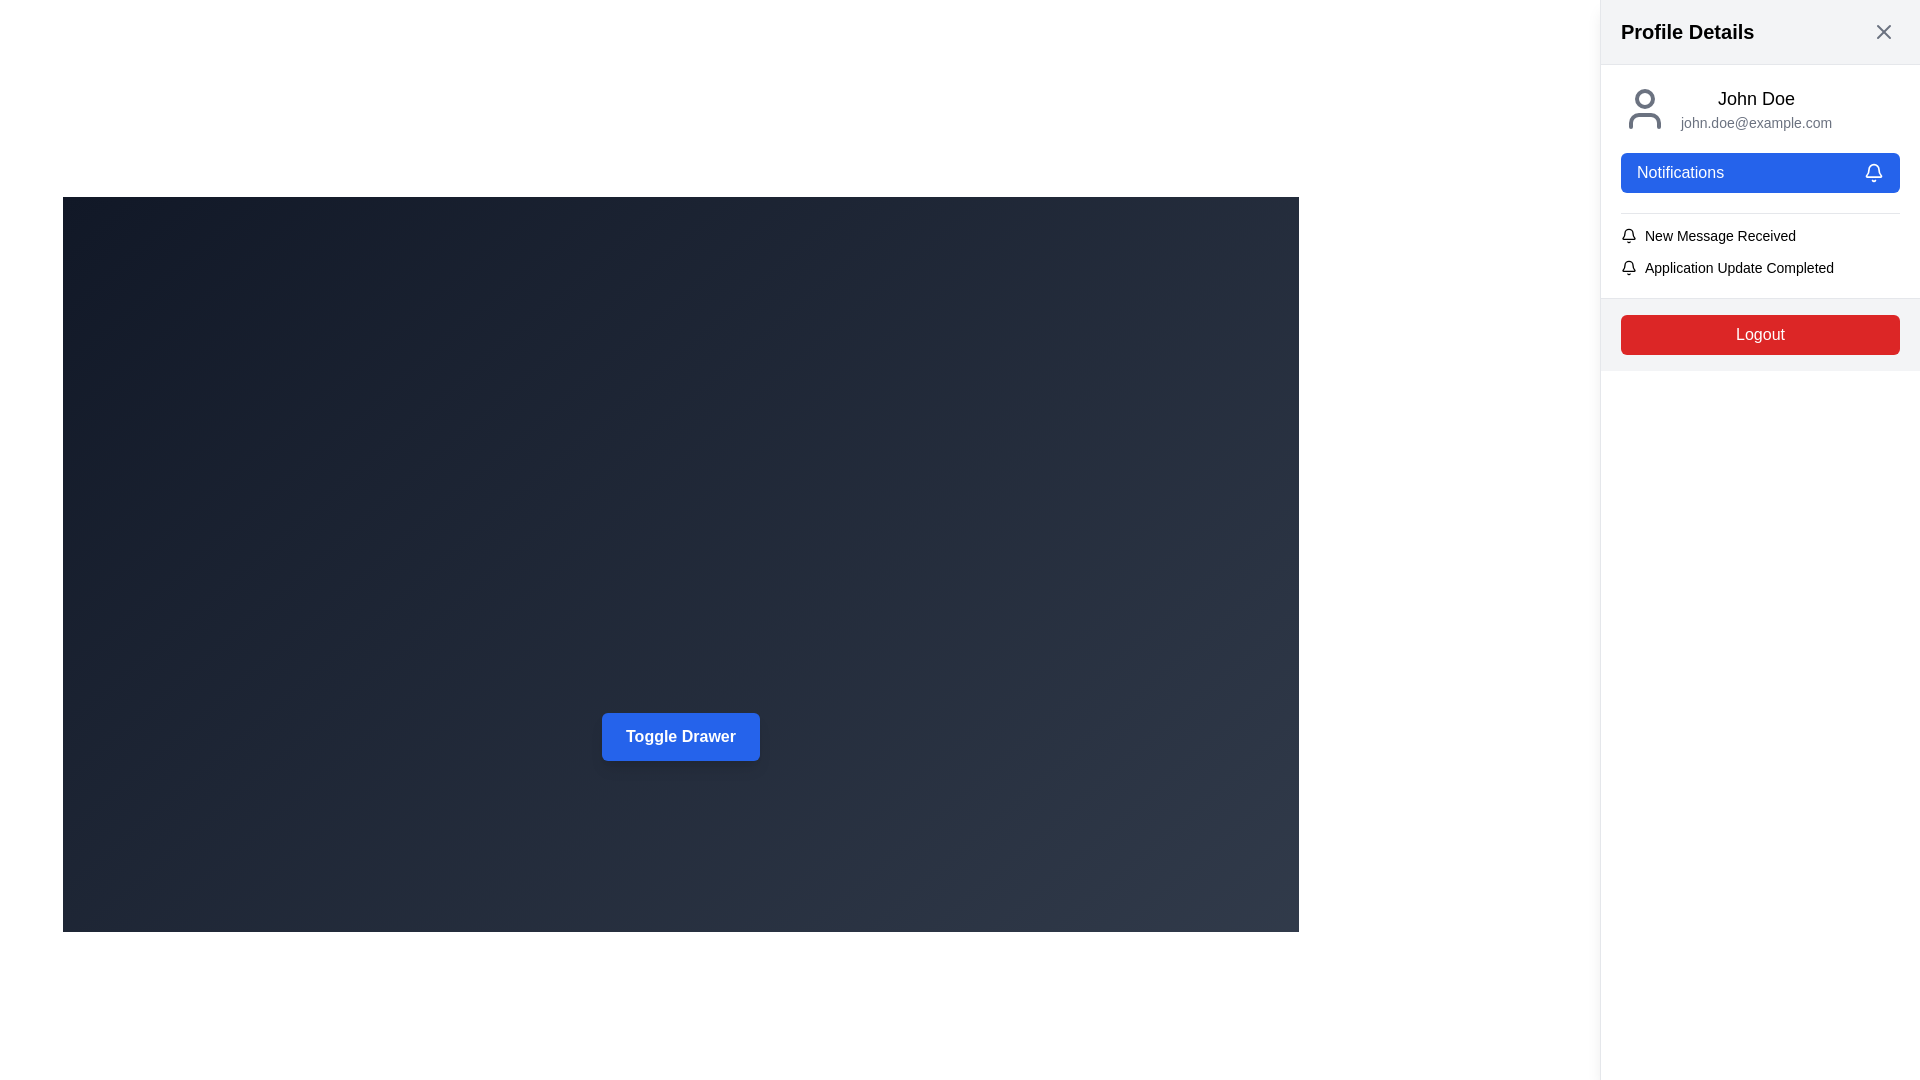 The image size is (1920, 1080). Describe the element at coordinates (1760, 234) in the screenshot. I see `text of the notification item displaying 'New Message Received' in the Notifications section of the right-hand sidebar` at that location.